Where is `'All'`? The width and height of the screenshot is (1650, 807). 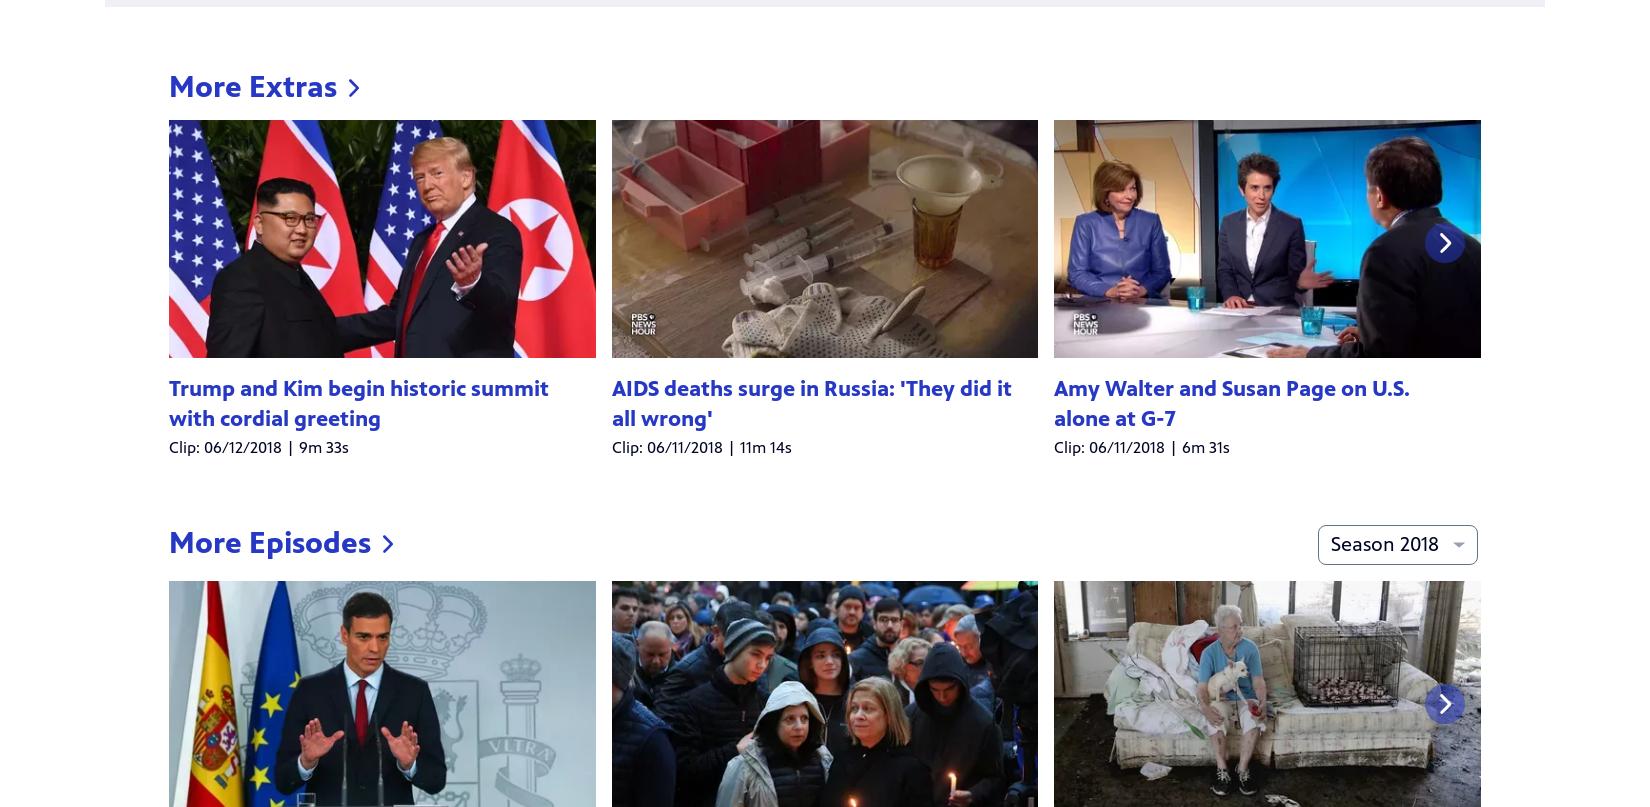
'All' is located at coordinates (1359, 154).